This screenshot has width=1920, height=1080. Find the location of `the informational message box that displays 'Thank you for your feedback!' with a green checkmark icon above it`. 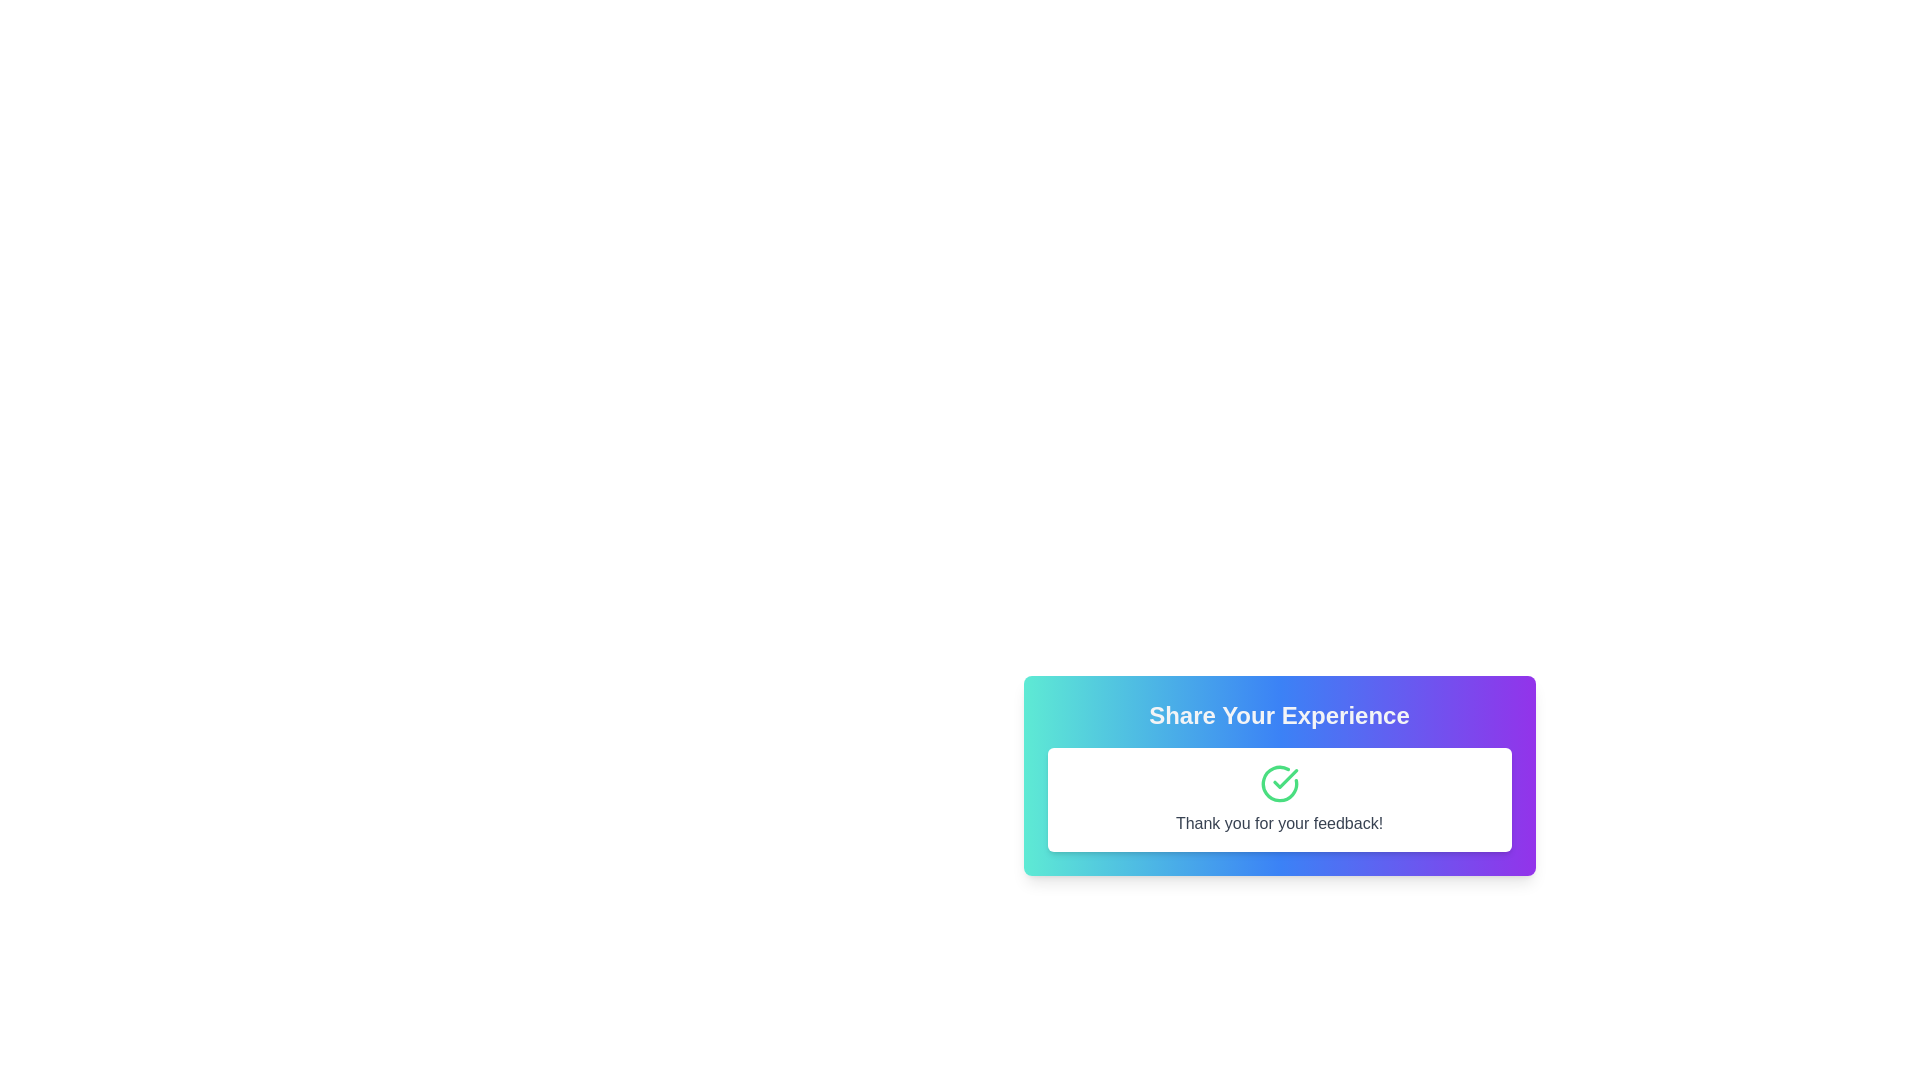

the informational message box that displays 'Thank you for your feedback!' with a green checkmark icon above it is located at coordinates (1278, 798).